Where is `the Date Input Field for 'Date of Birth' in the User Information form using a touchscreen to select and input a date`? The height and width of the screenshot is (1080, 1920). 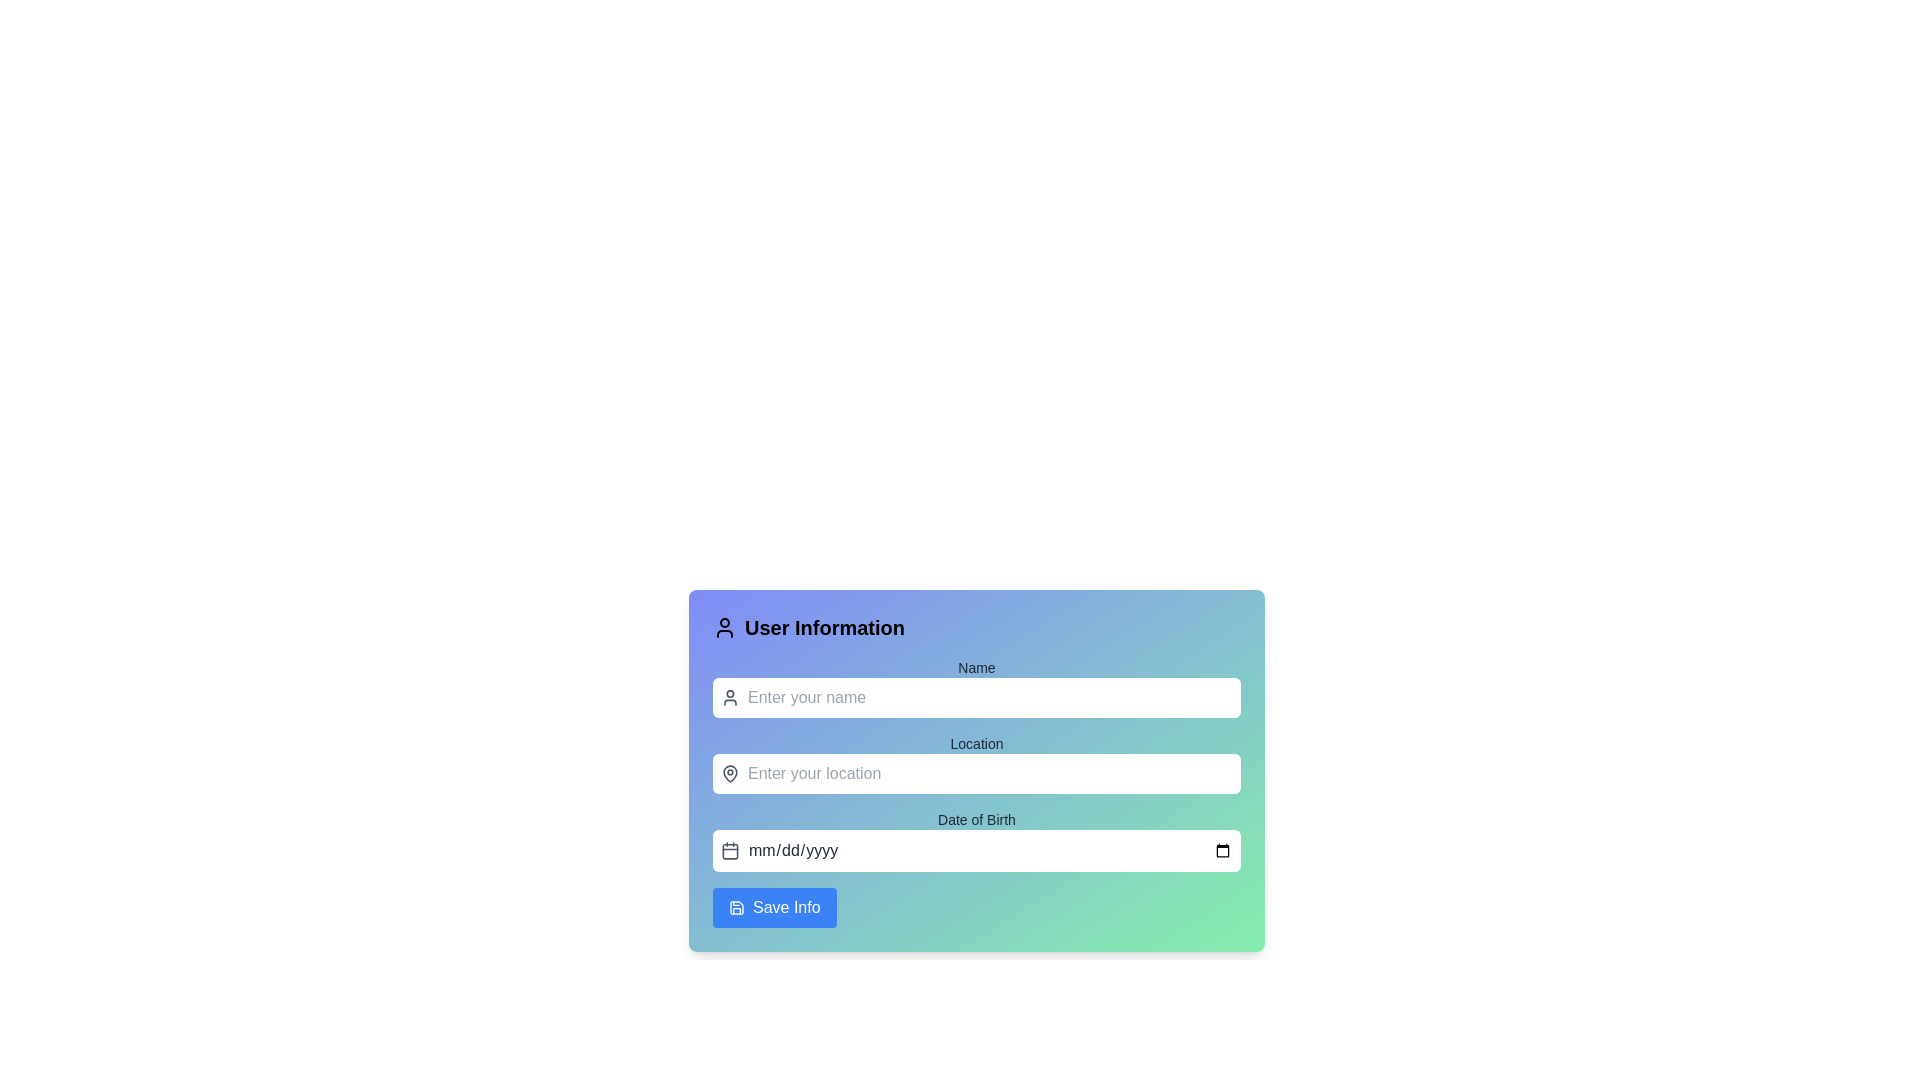
the Date Input Field for 'Date of Birth' in the User Information form using a touchscreen to select and input a date is located at coordinates (990, 851).